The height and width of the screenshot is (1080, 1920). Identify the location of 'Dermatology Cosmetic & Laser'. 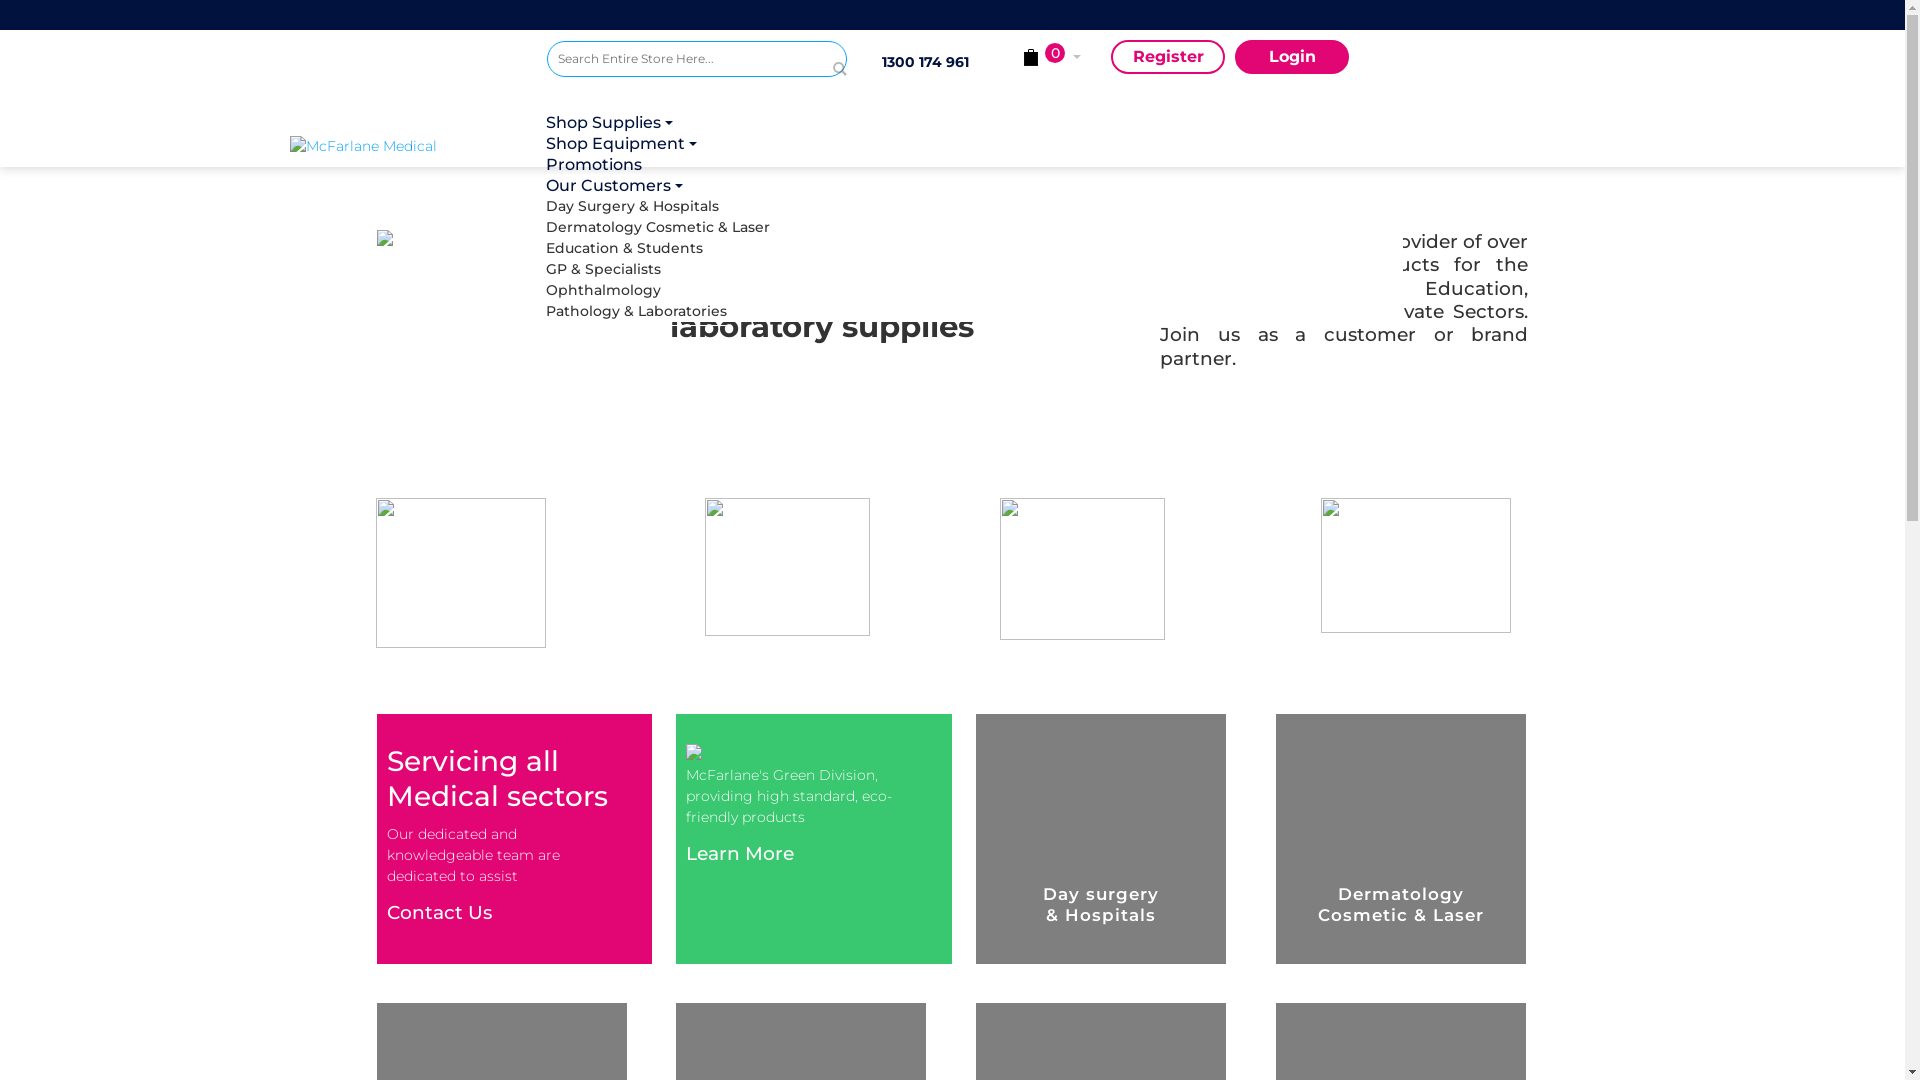
(657, 226).